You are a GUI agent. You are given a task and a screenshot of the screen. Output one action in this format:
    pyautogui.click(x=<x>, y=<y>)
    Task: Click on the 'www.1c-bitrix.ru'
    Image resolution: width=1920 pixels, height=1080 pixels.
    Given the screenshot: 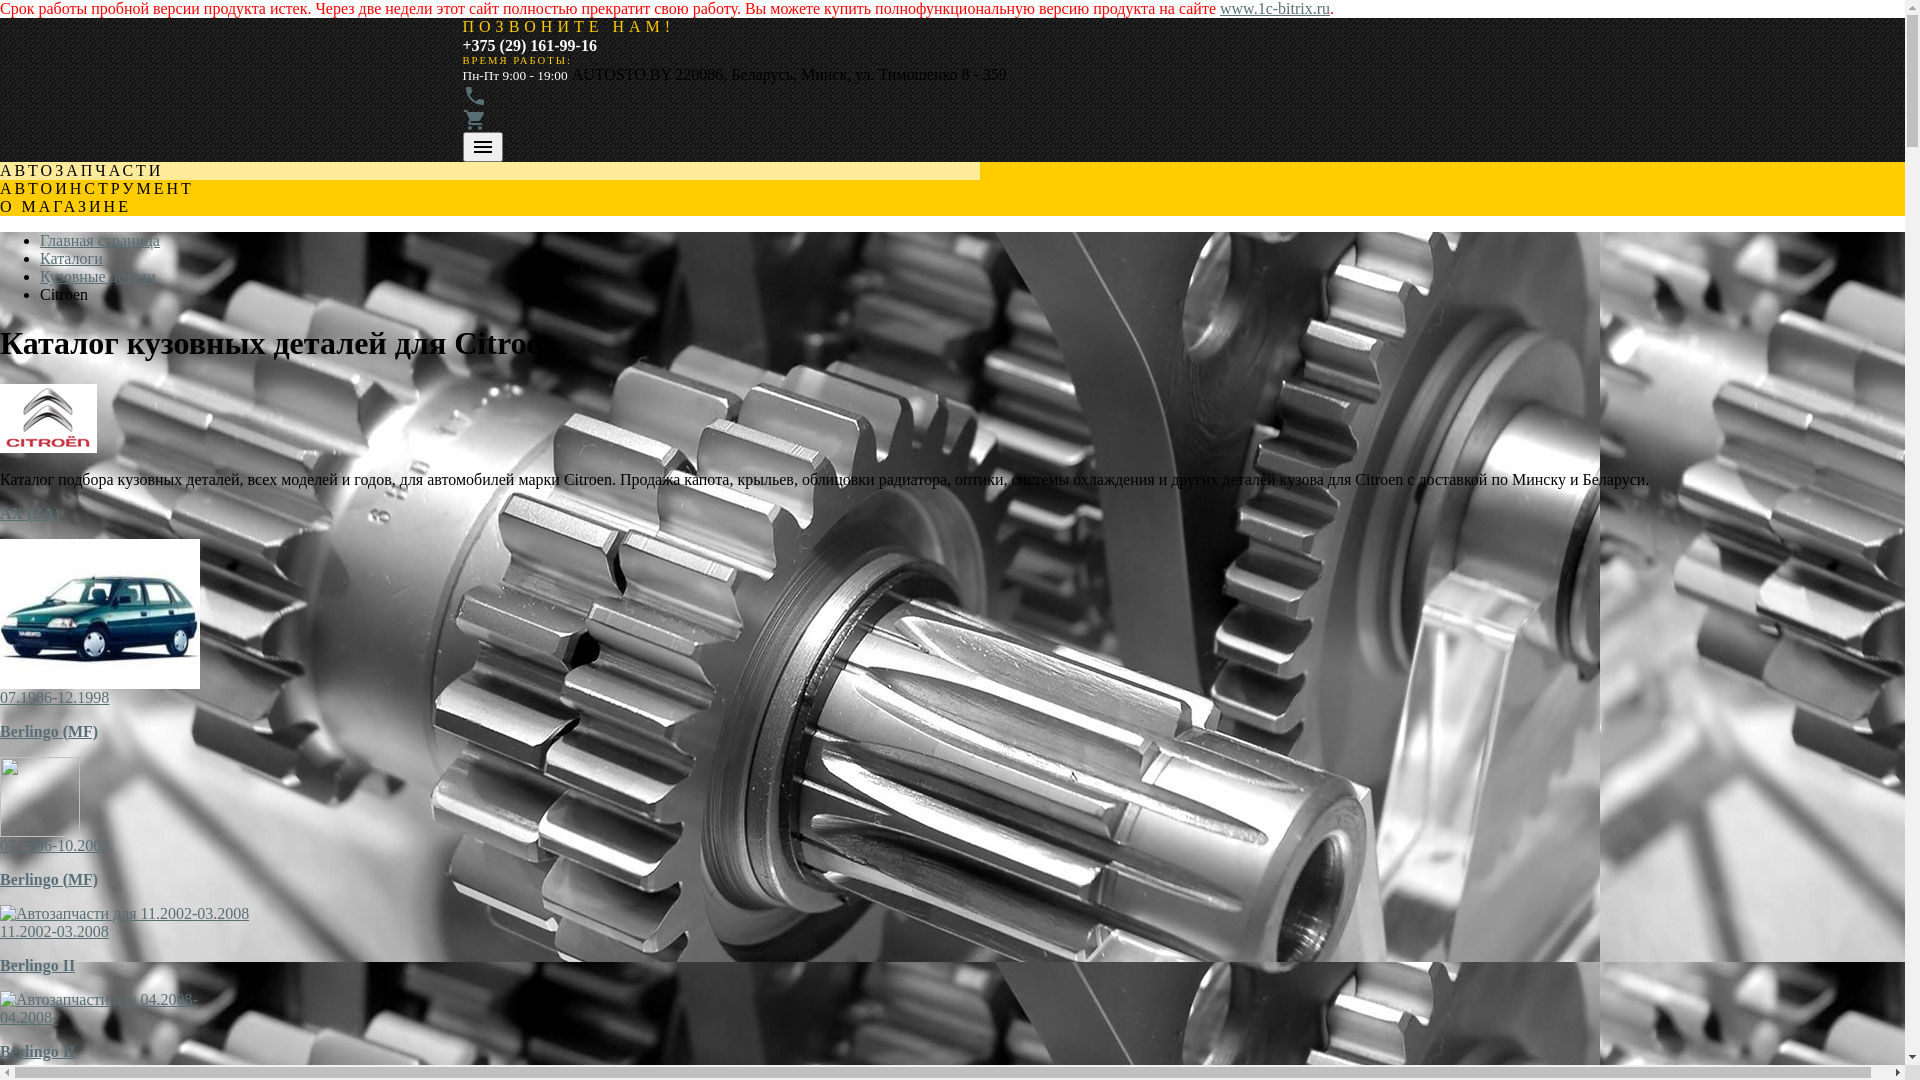 What is the action you would take?
    pyautogui.click(x=1274, y=8)
    